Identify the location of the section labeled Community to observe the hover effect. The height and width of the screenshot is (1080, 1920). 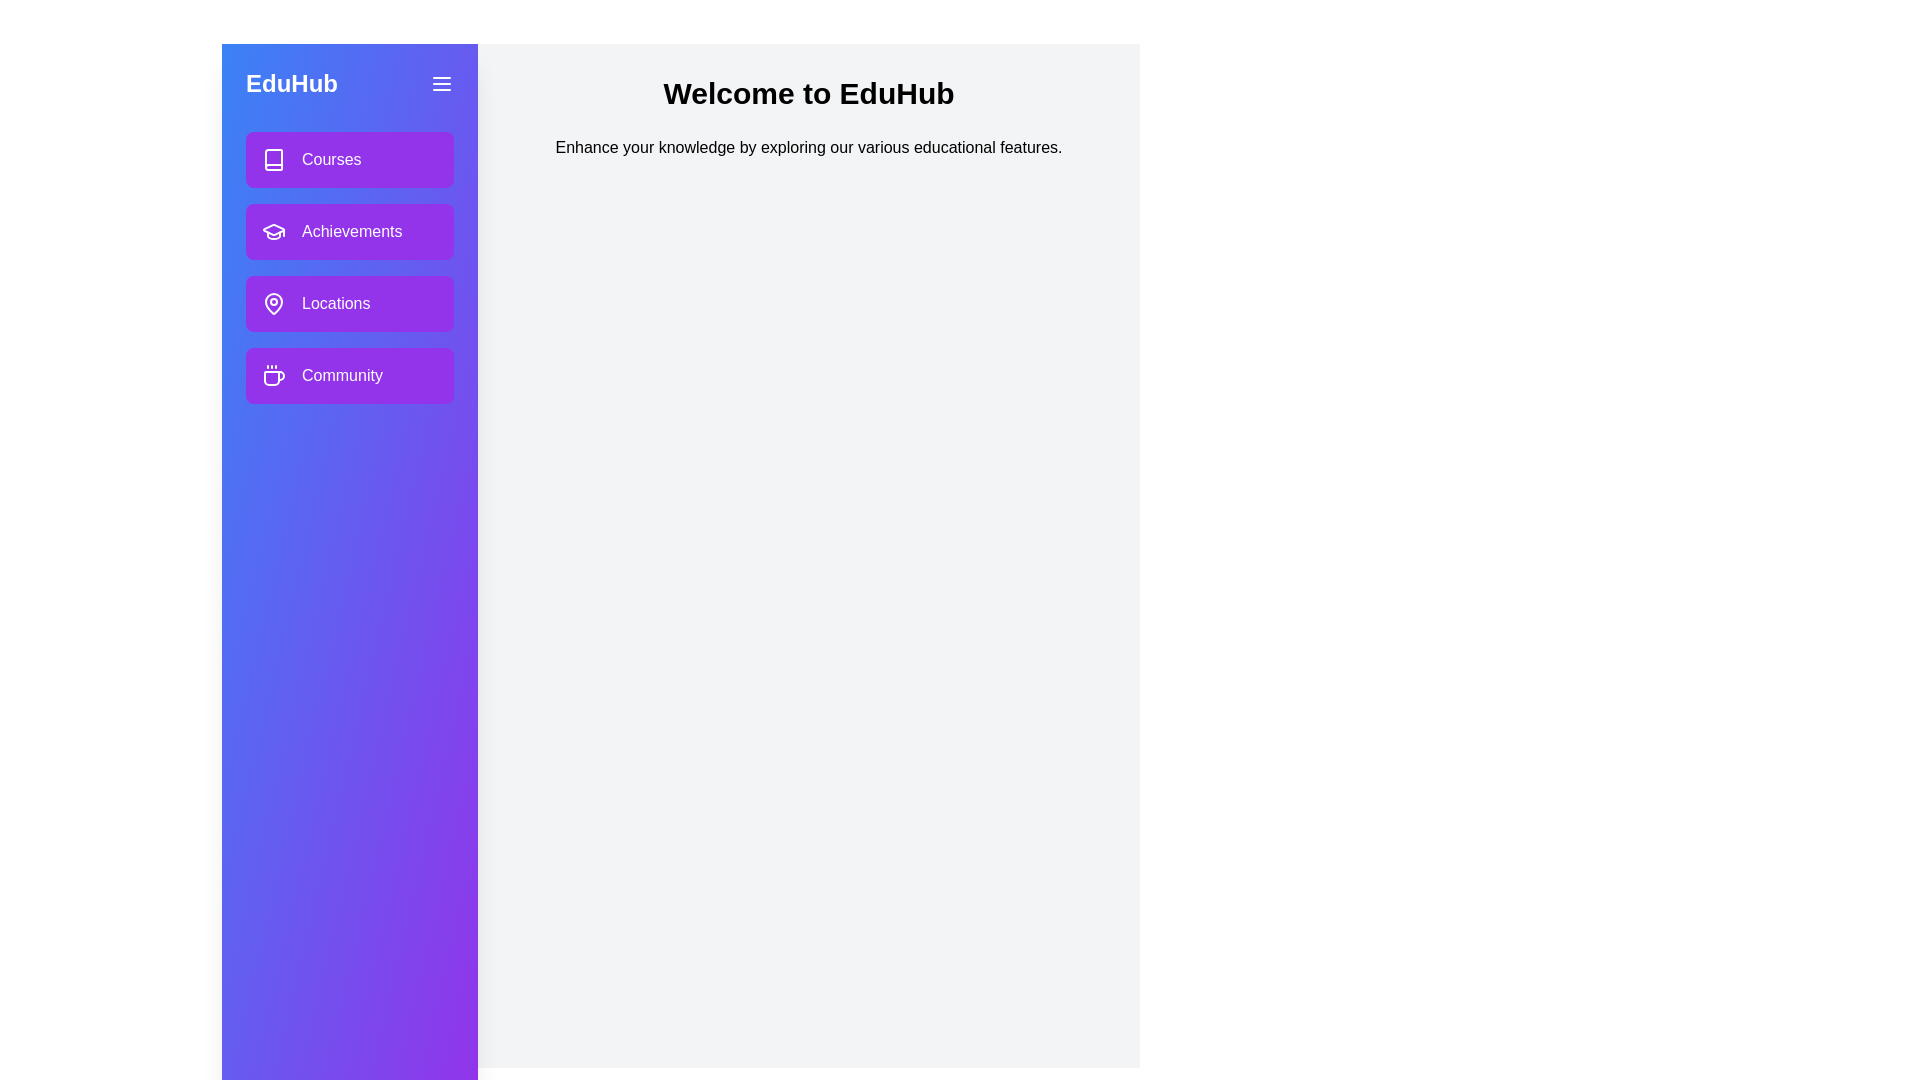
(350, 375).